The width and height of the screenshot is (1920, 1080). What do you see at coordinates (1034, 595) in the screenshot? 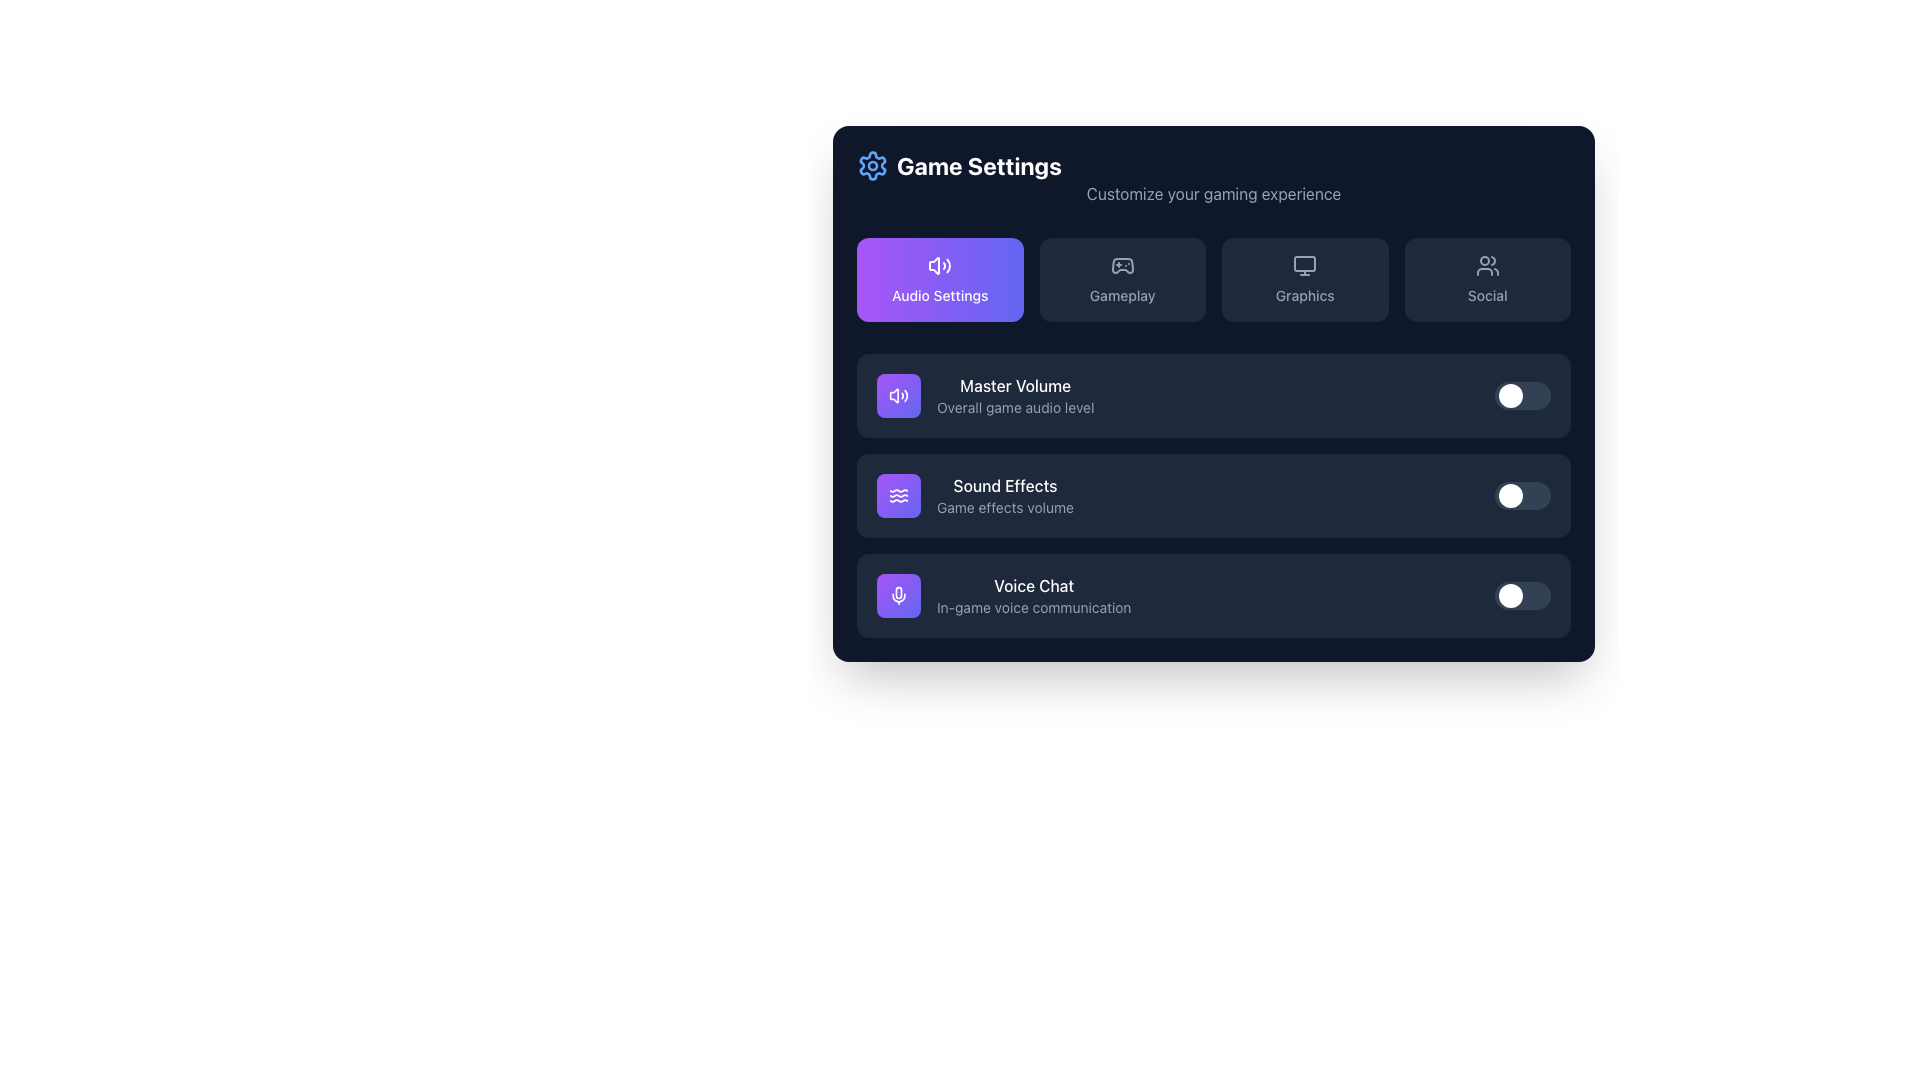
I see `description of the 'Voice Chat' text block, which includes the header 'Voice Chat' in white text and the description 'In-game voice communication' in light gray text, located in the settings interface after 'Sound Effects'` at bounding box center [1034, 595].